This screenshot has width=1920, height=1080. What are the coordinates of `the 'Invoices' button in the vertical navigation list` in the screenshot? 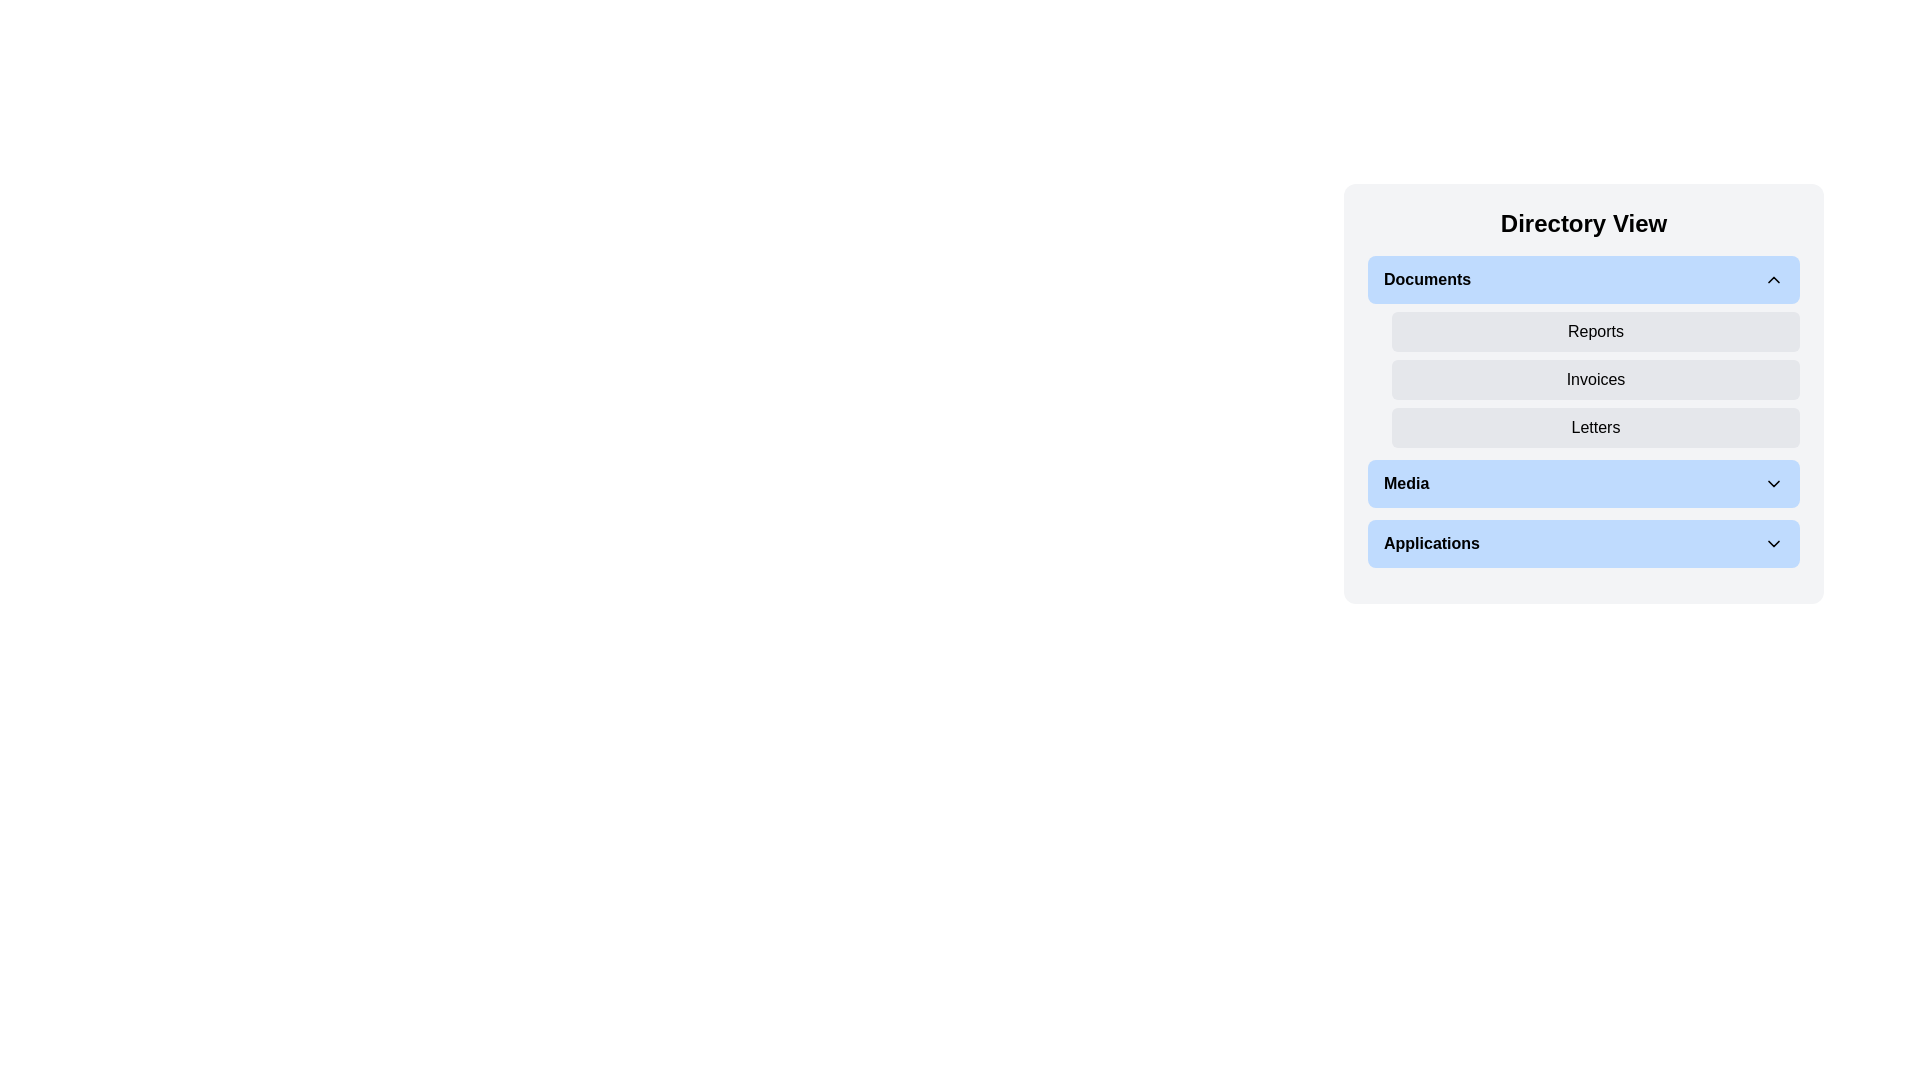 It's located at (1595, 380).